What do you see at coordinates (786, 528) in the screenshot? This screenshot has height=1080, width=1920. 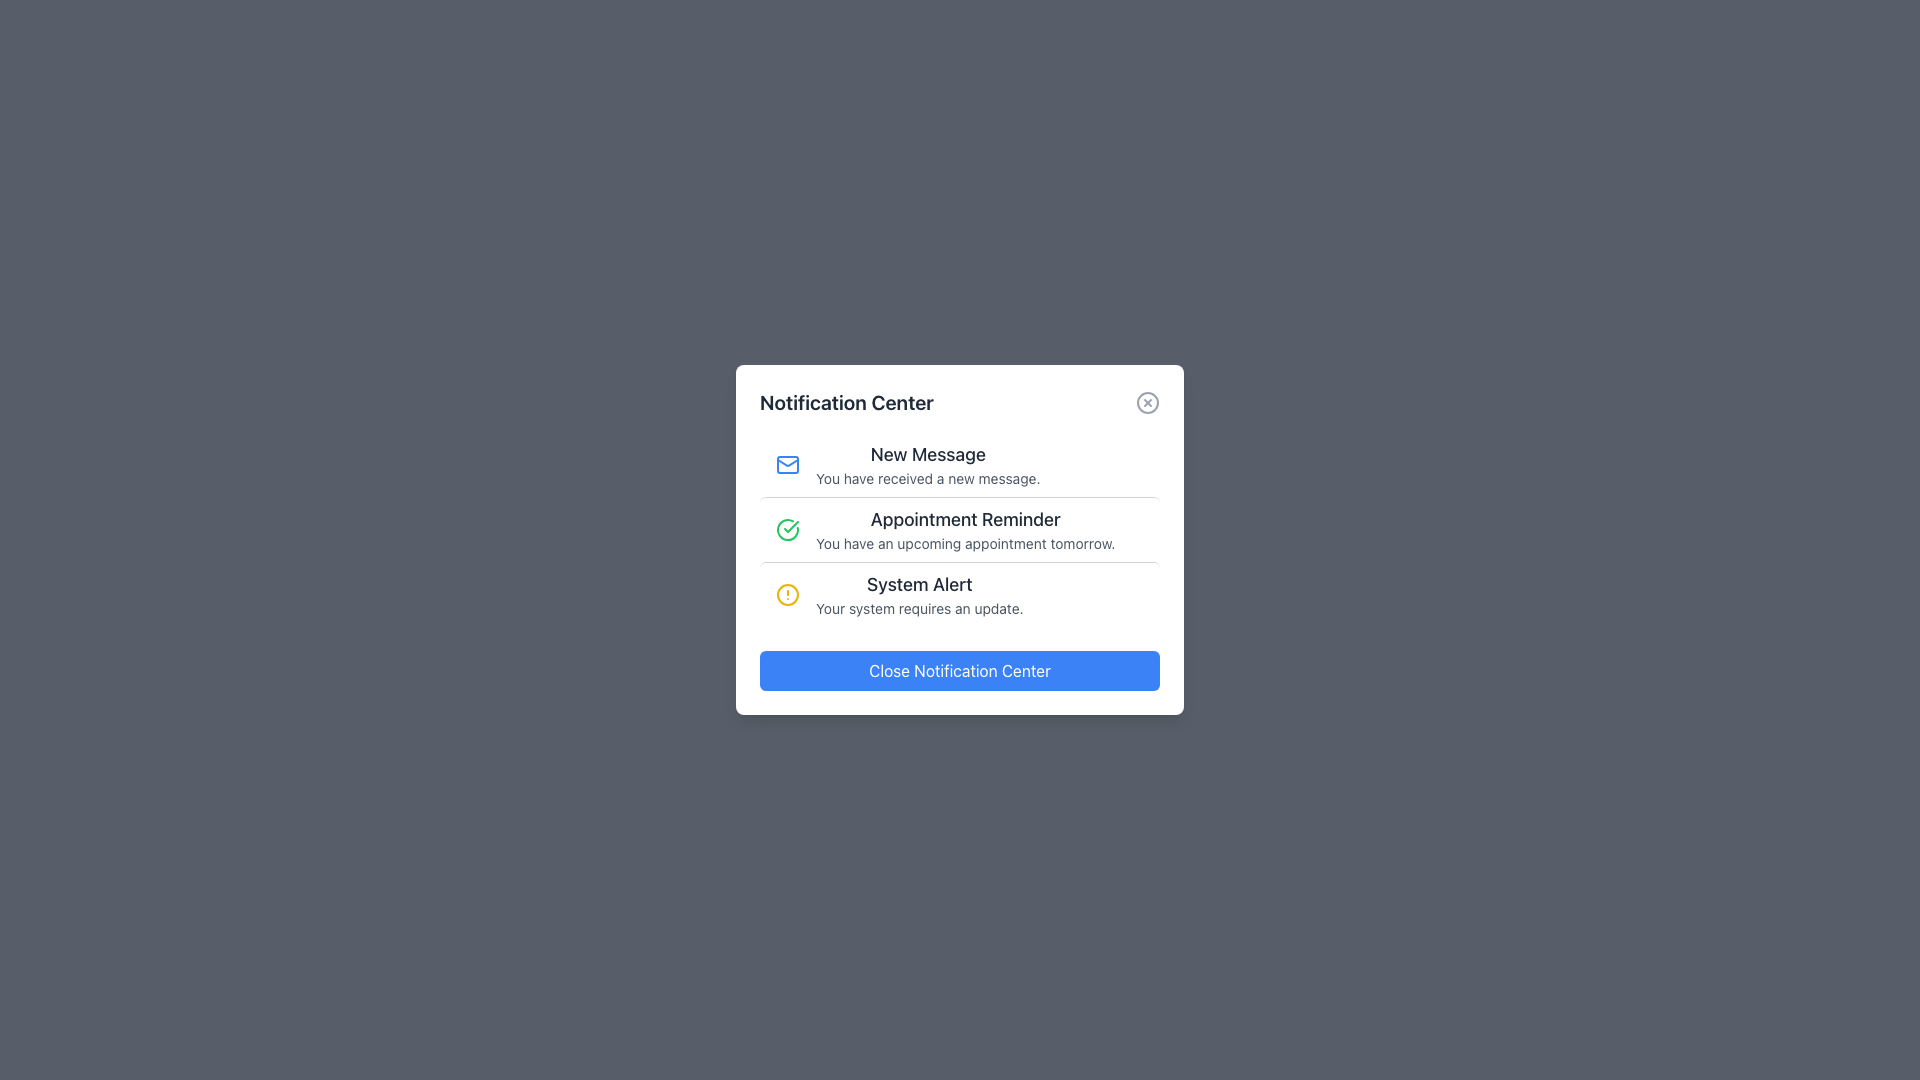 I see `the circular green-stroked icon with a checkmark located beside the 'Appointment Reminder' title in the notification panel` at bounding box center [786, 528].